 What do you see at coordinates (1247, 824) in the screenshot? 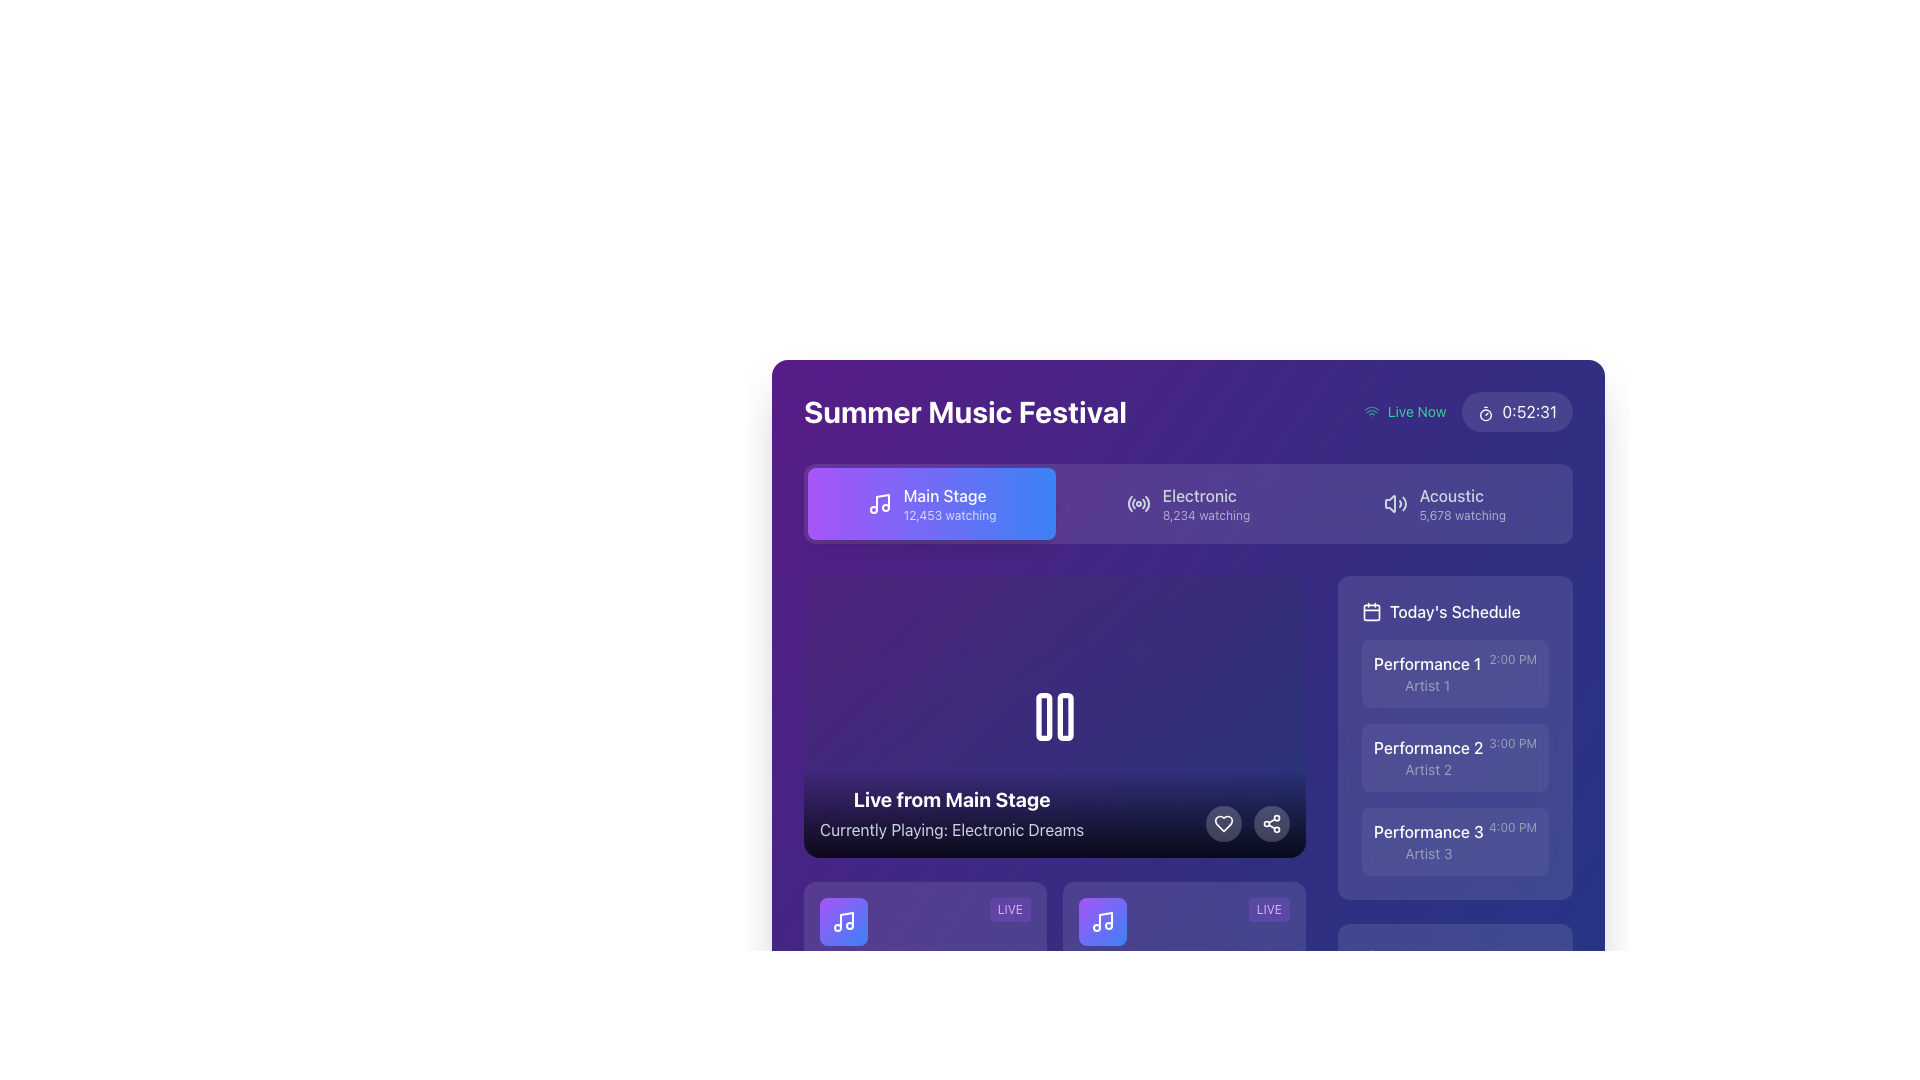
I see `the share icon in the grouping of circular buttons located at the bottom-right side of the 'Live from Main Stage' section, adjacent to the text 'Currently Playing: Electronic Dreams'` at bounding box center [1247, 824].